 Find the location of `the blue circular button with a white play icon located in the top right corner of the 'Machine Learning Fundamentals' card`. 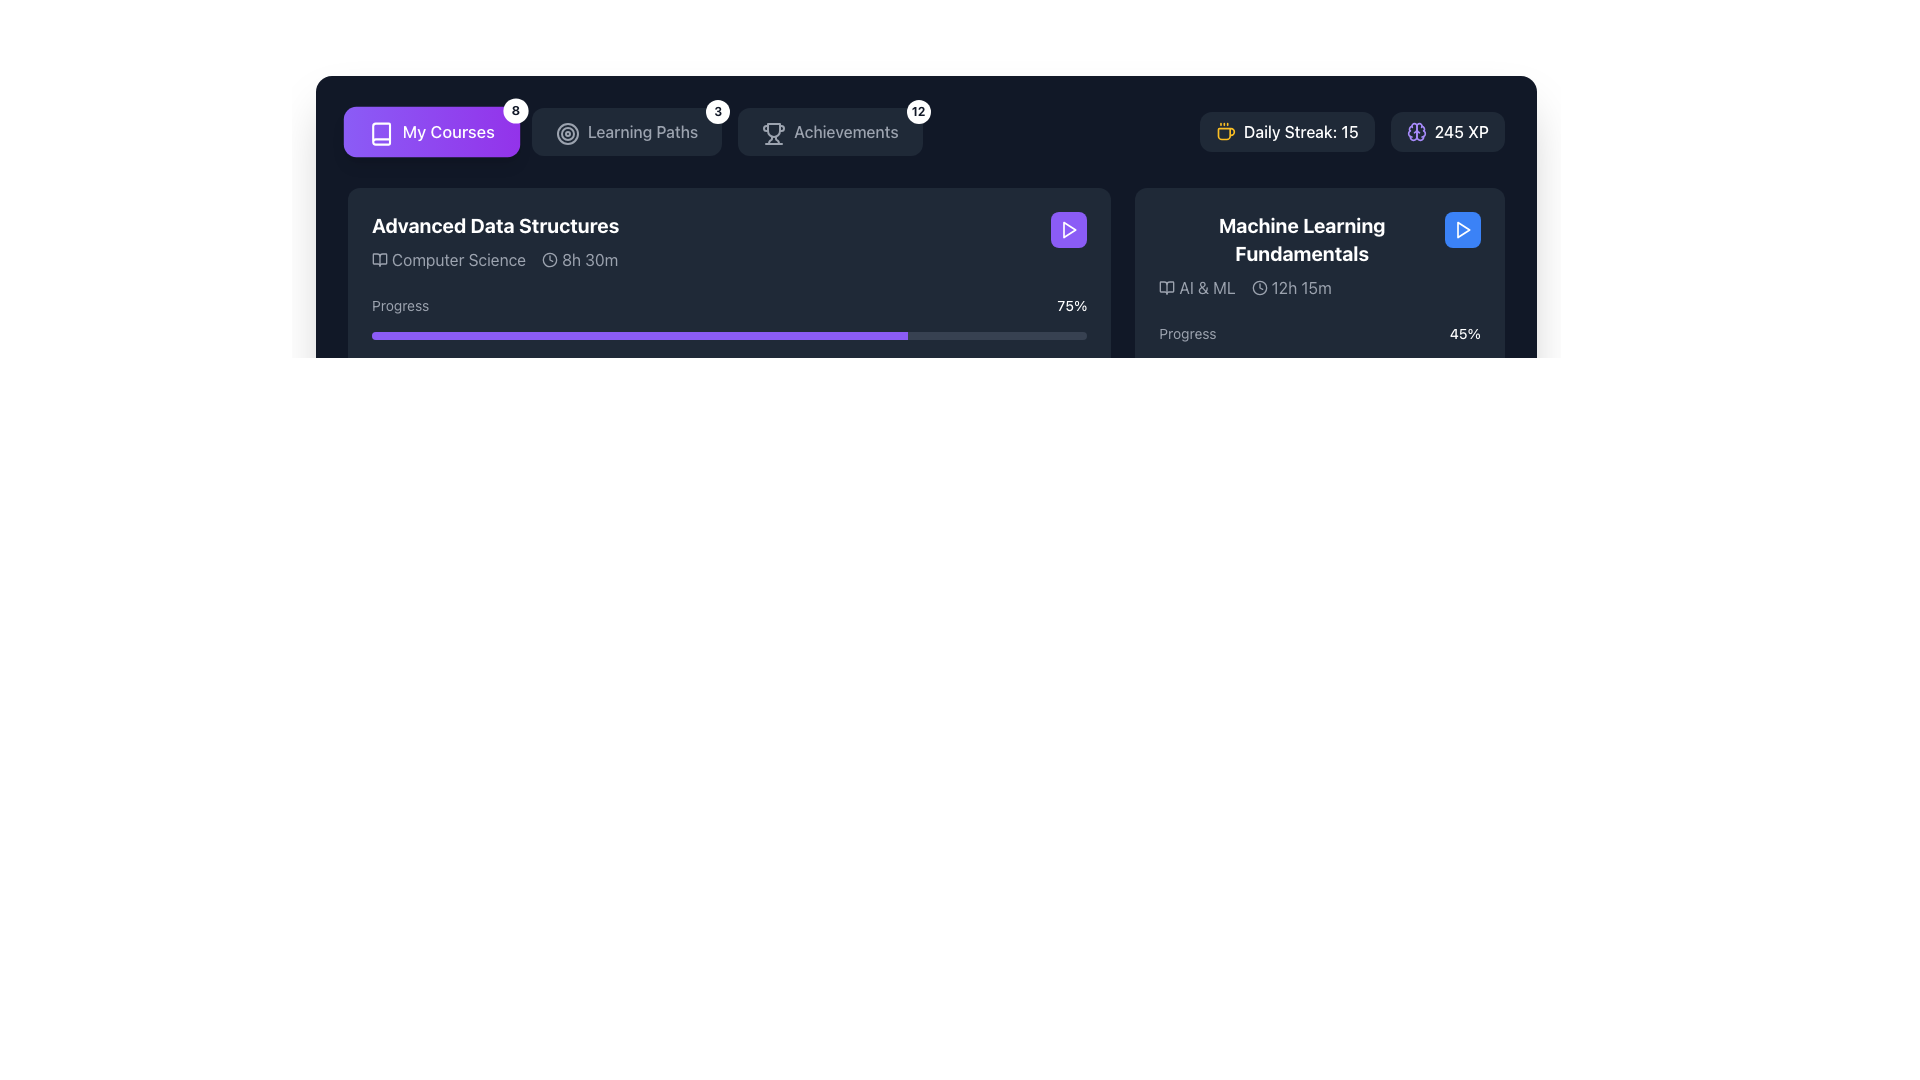

the blue circular button with a white play icon located in the top right corner of the 'Machine Learning Fundamentals' card is located at coordinates (1463, 229).